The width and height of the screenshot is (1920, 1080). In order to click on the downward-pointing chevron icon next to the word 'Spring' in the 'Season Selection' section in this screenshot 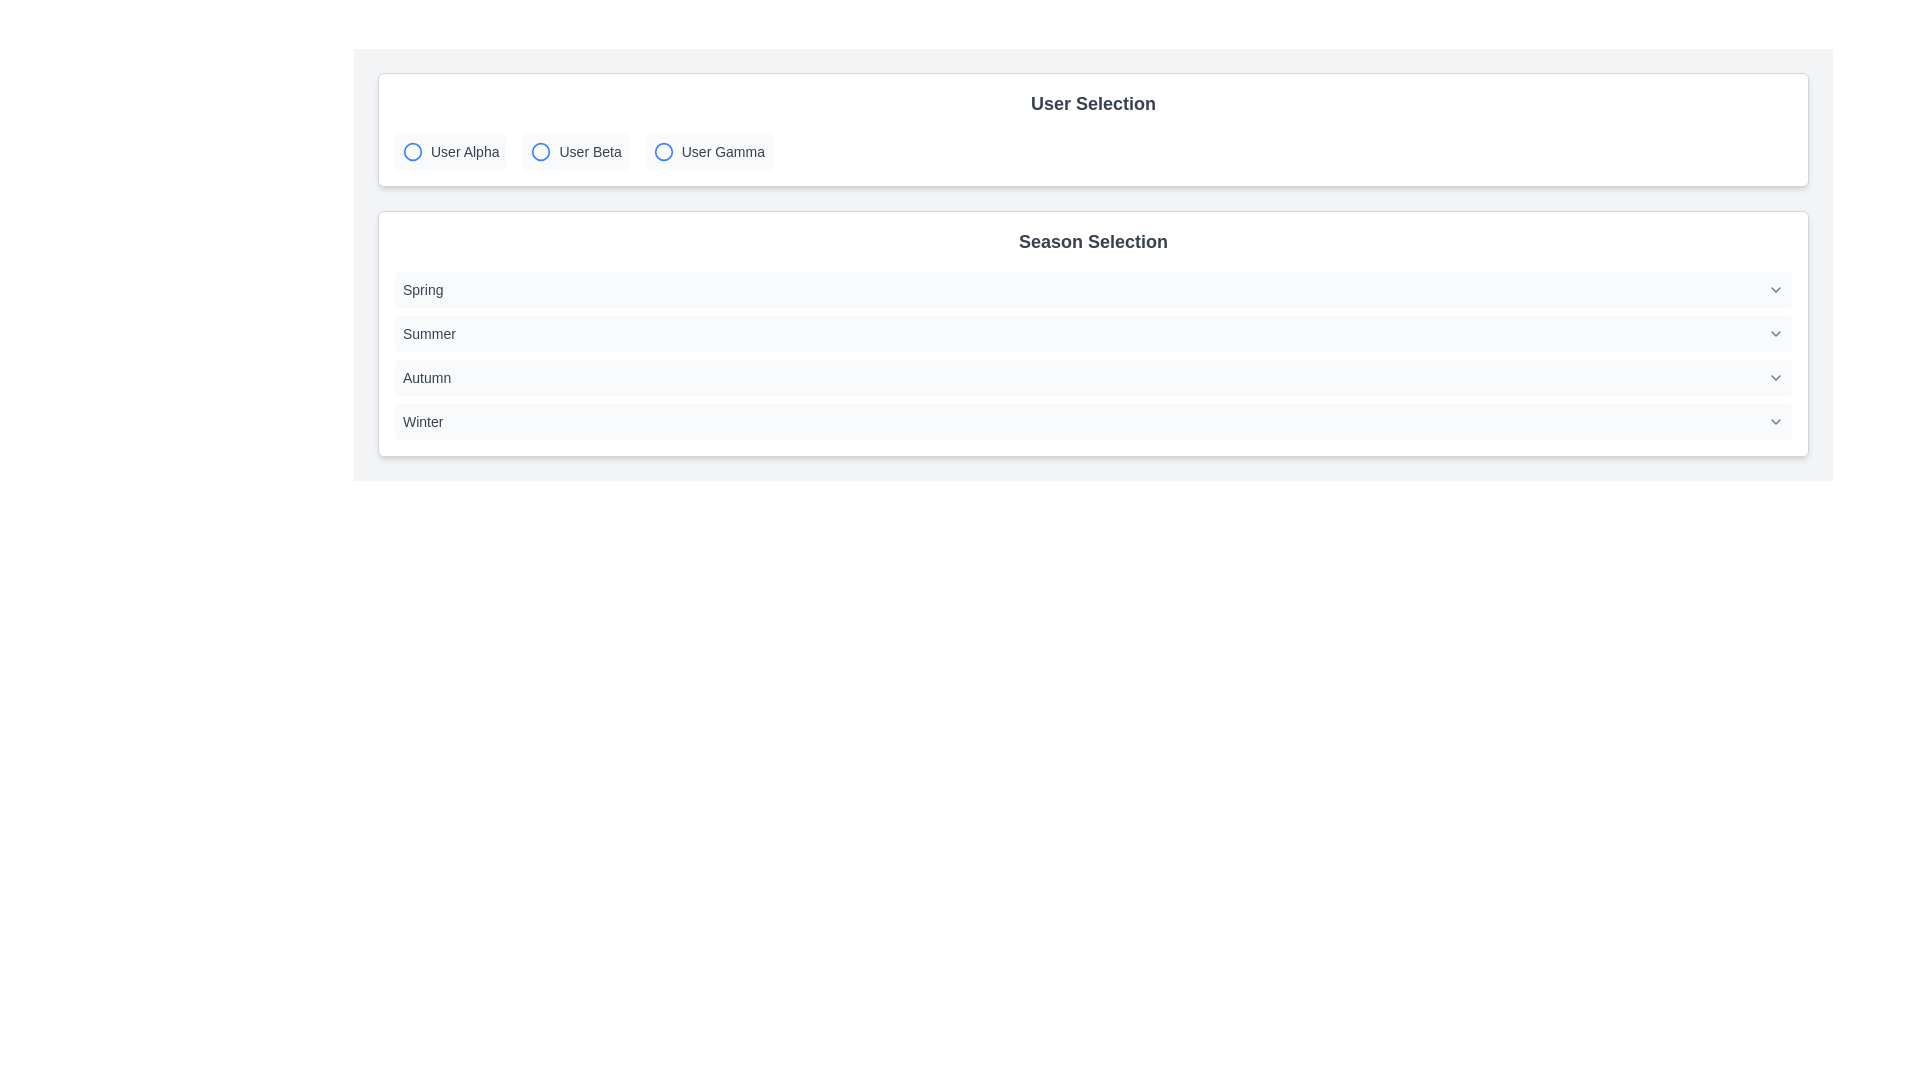, I will do `click(1776, 289)`.